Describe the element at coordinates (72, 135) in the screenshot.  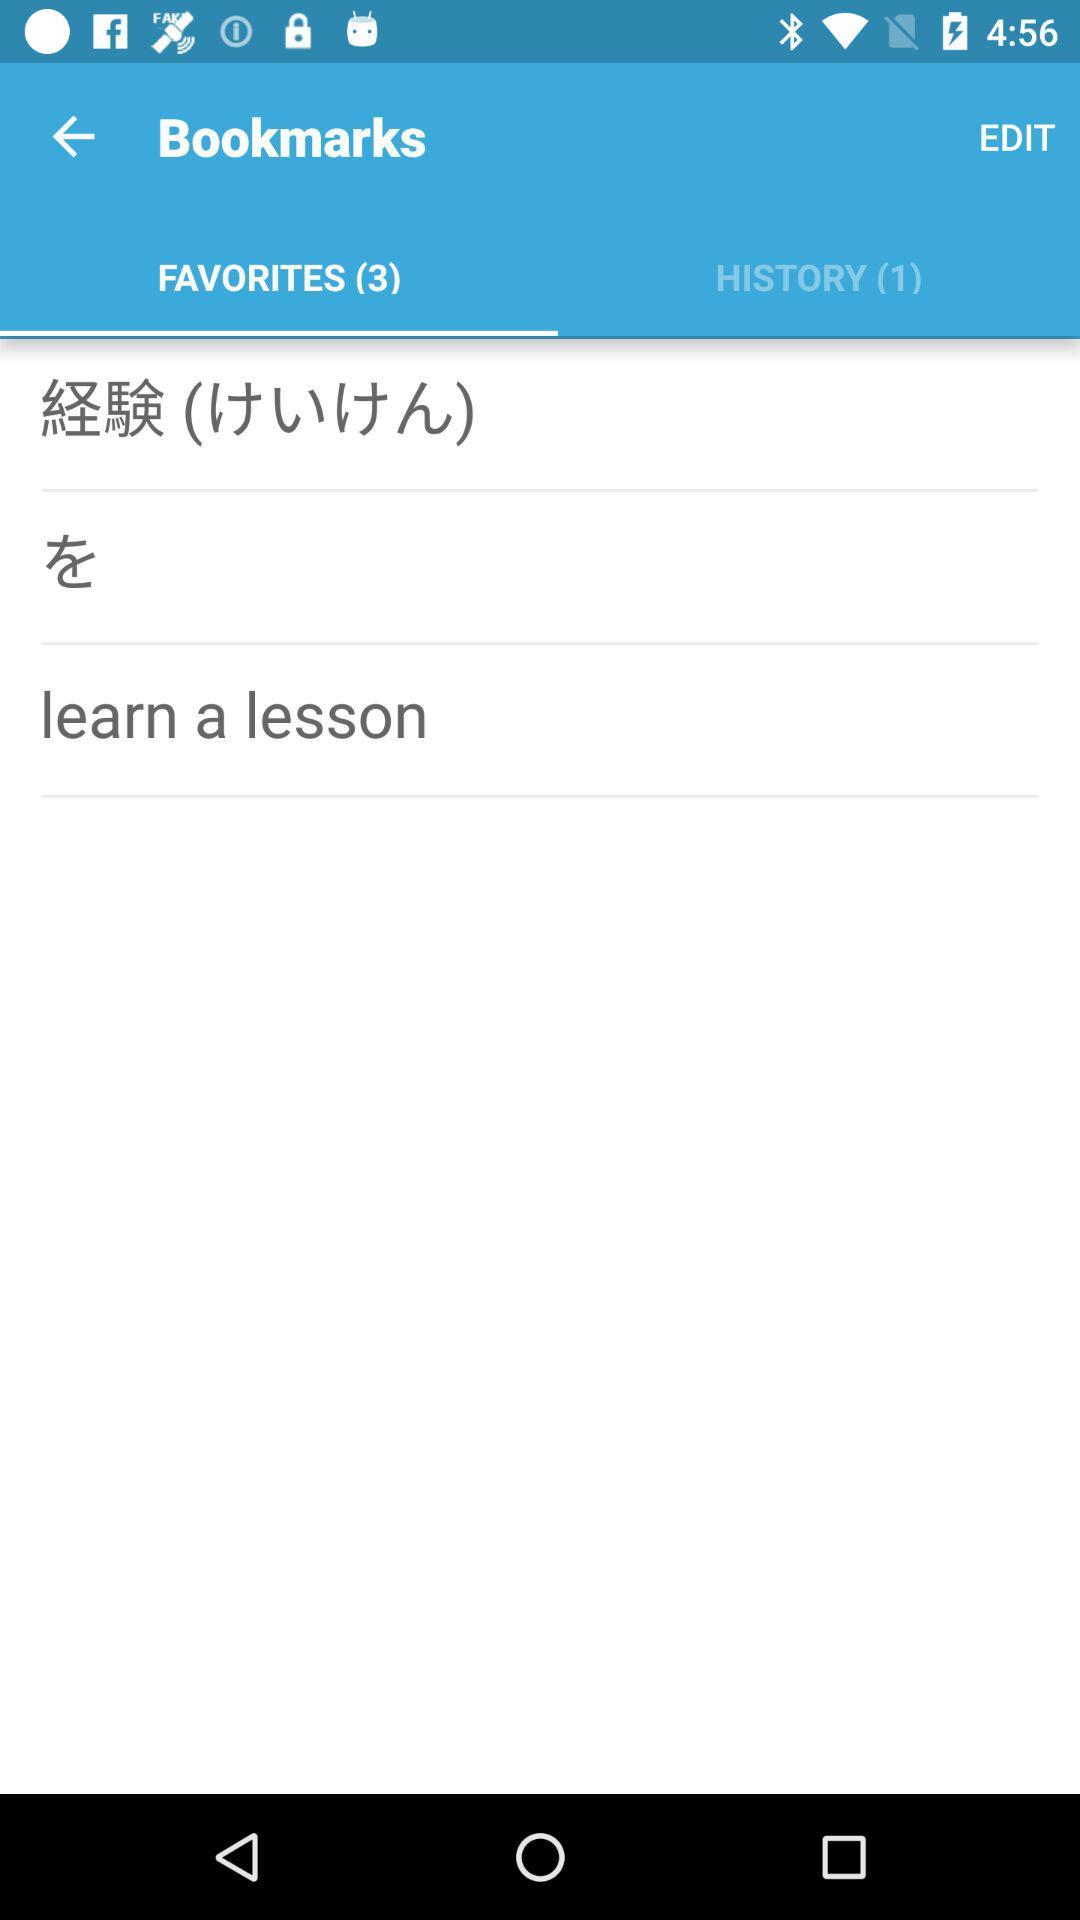
I see `the icon next to the bookmarks icon` at that location.